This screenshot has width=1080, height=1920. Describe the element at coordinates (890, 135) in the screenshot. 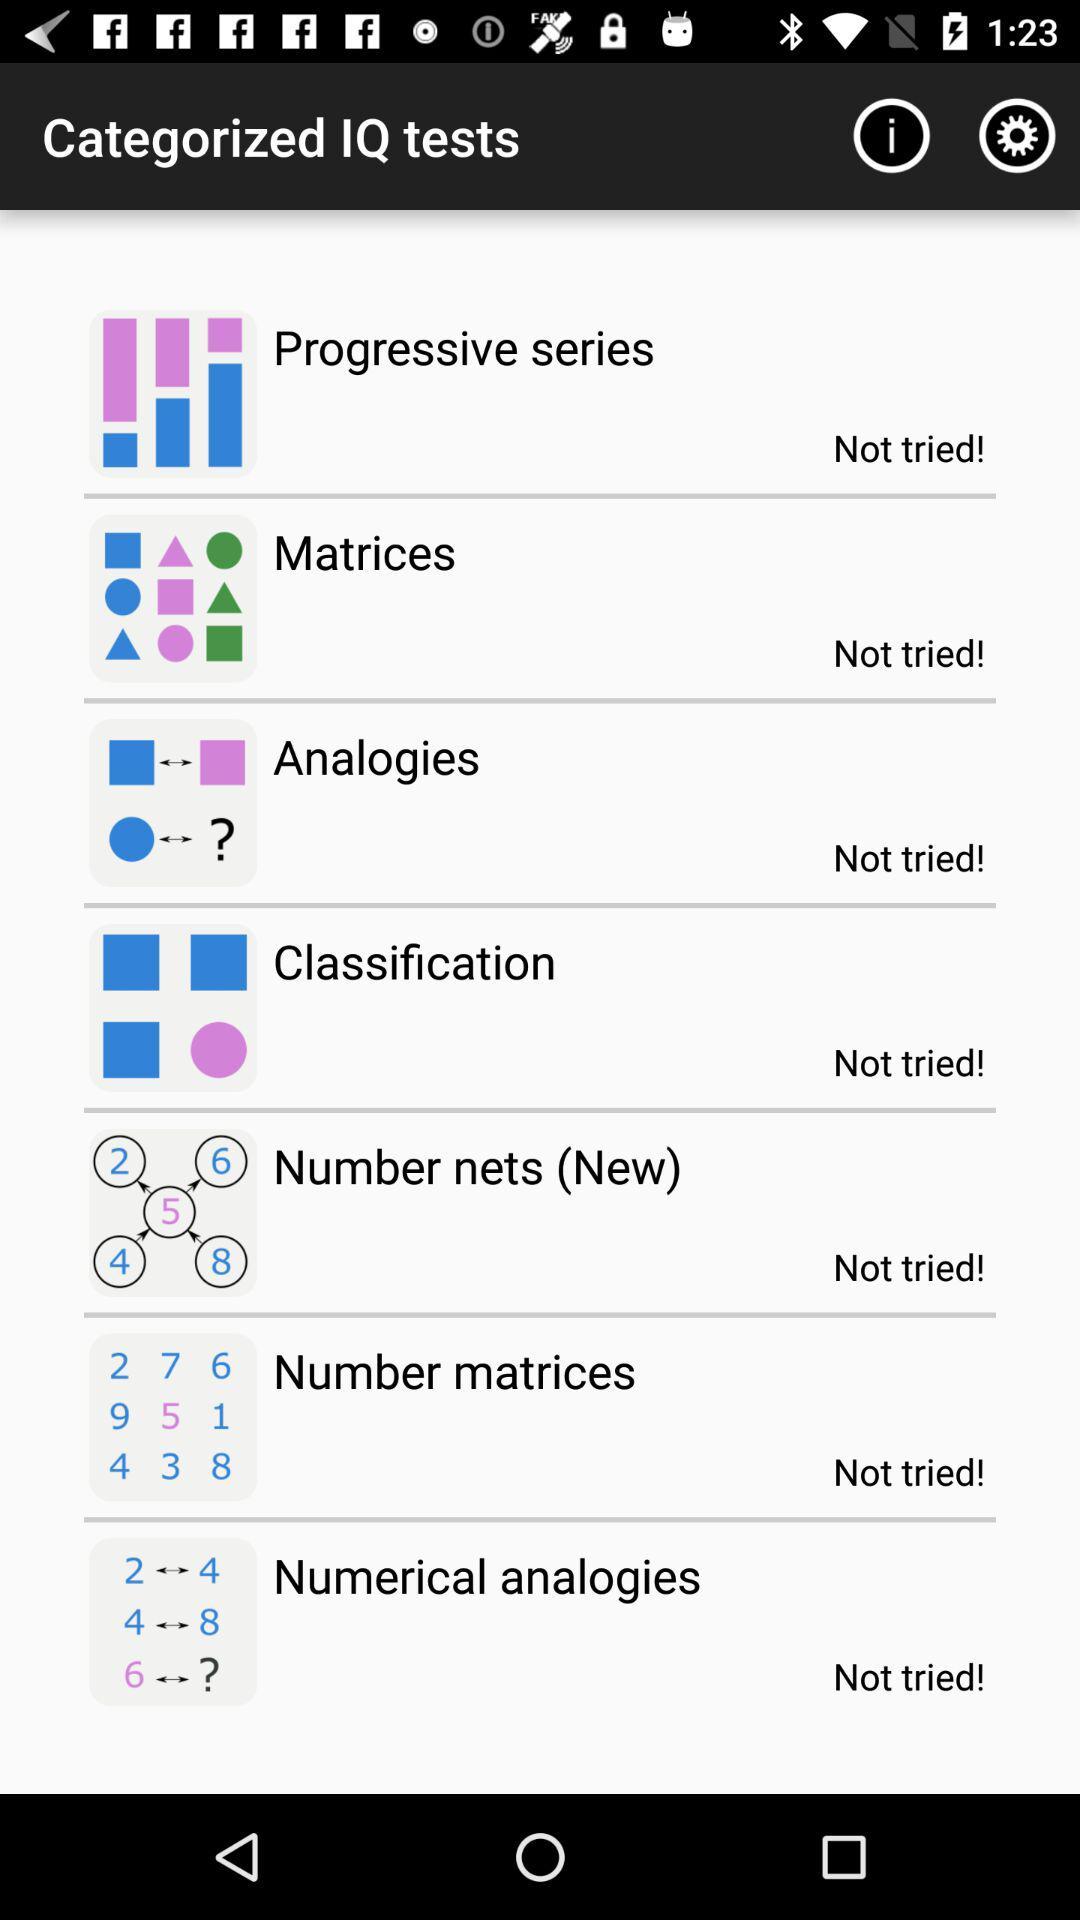

I see `item to the right of categorized iq tests app` at that location.